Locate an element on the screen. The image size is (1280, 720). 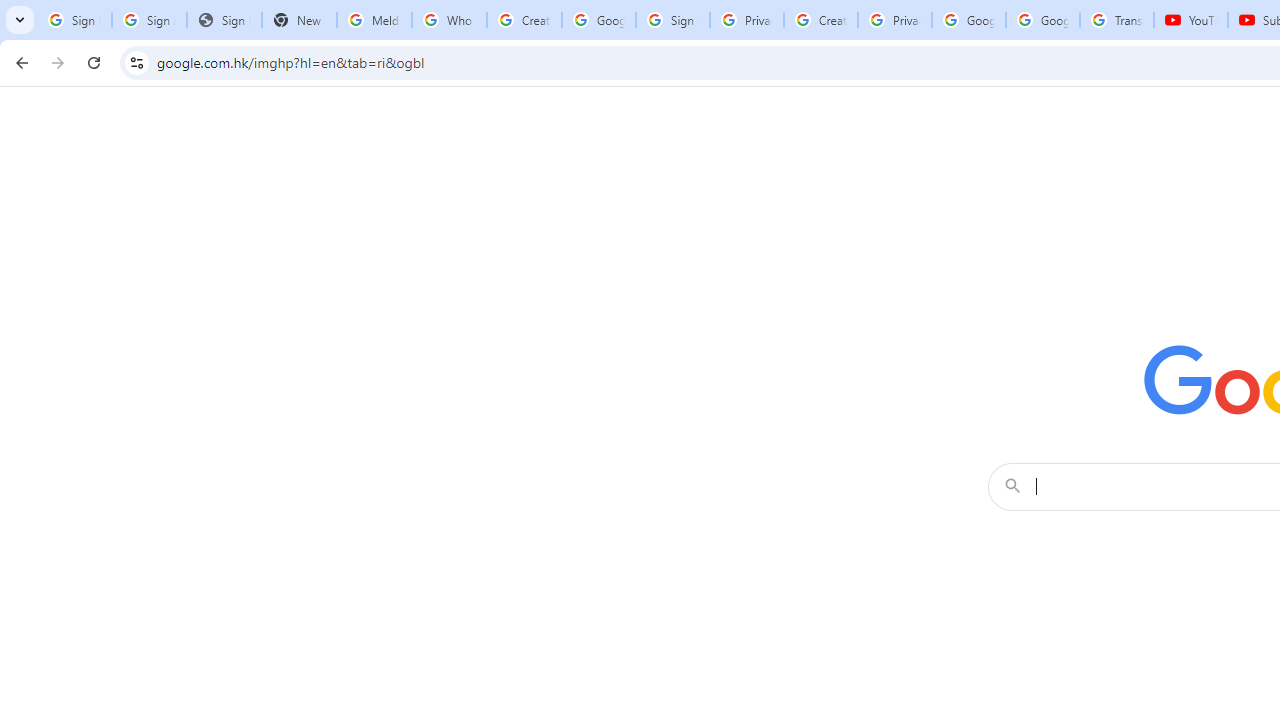
'Who is my administrator? - Google Account Help' is located at coordinates (448, 20).